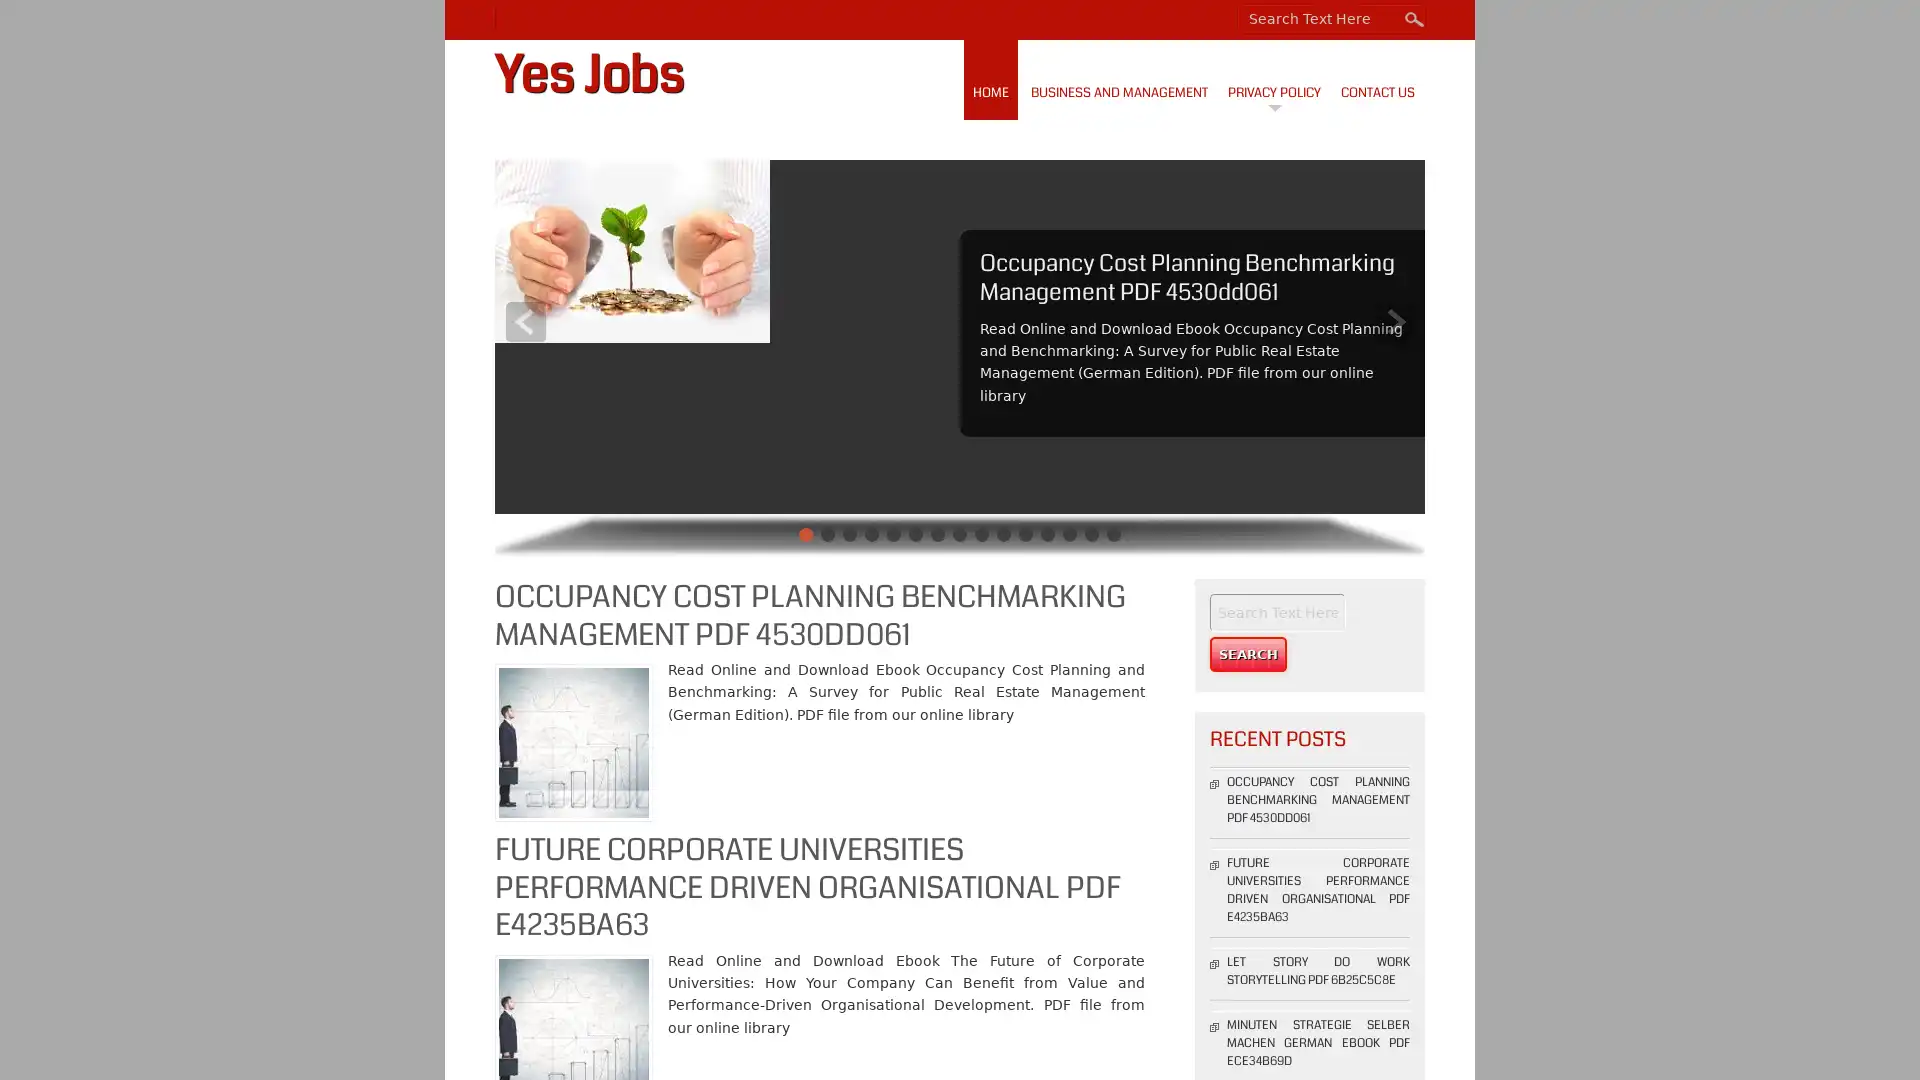 This screenshot has height=1080, width=1920. I want to click on Search, so click(1247, 654).